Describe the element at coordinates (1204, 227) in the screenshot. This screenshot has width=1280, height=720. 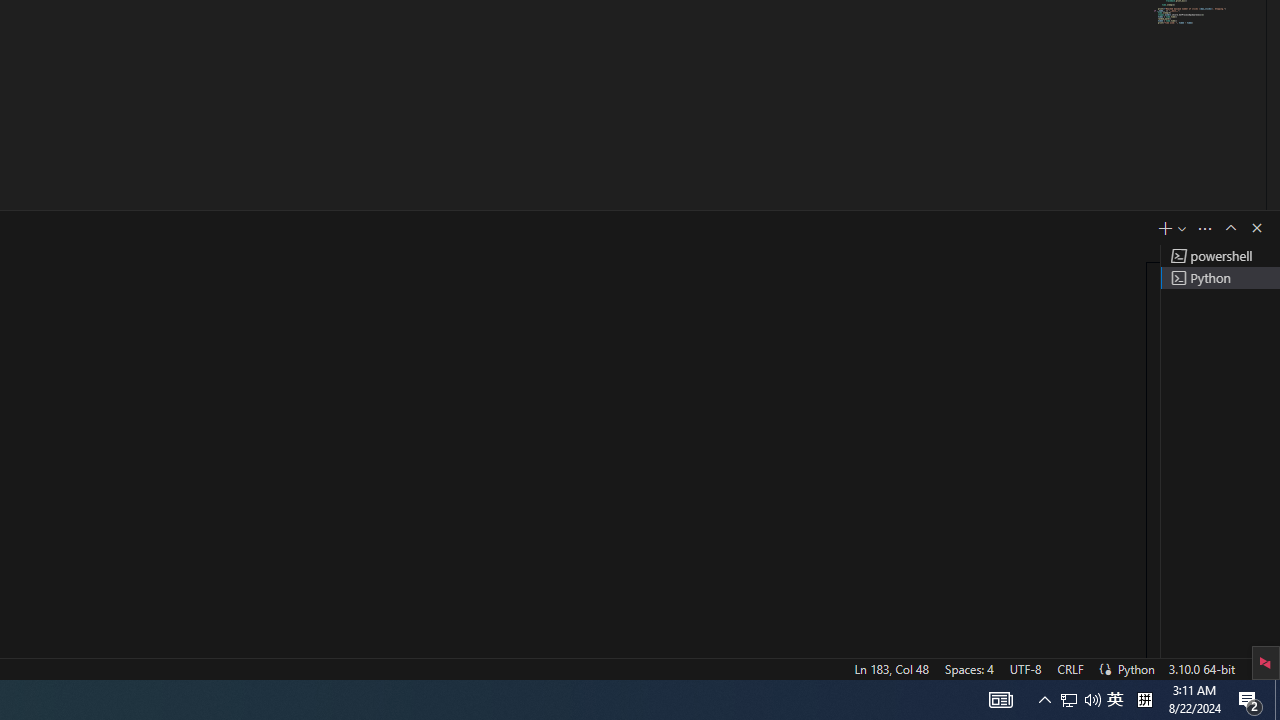
I see `'Views and More Actions...'` at that location.